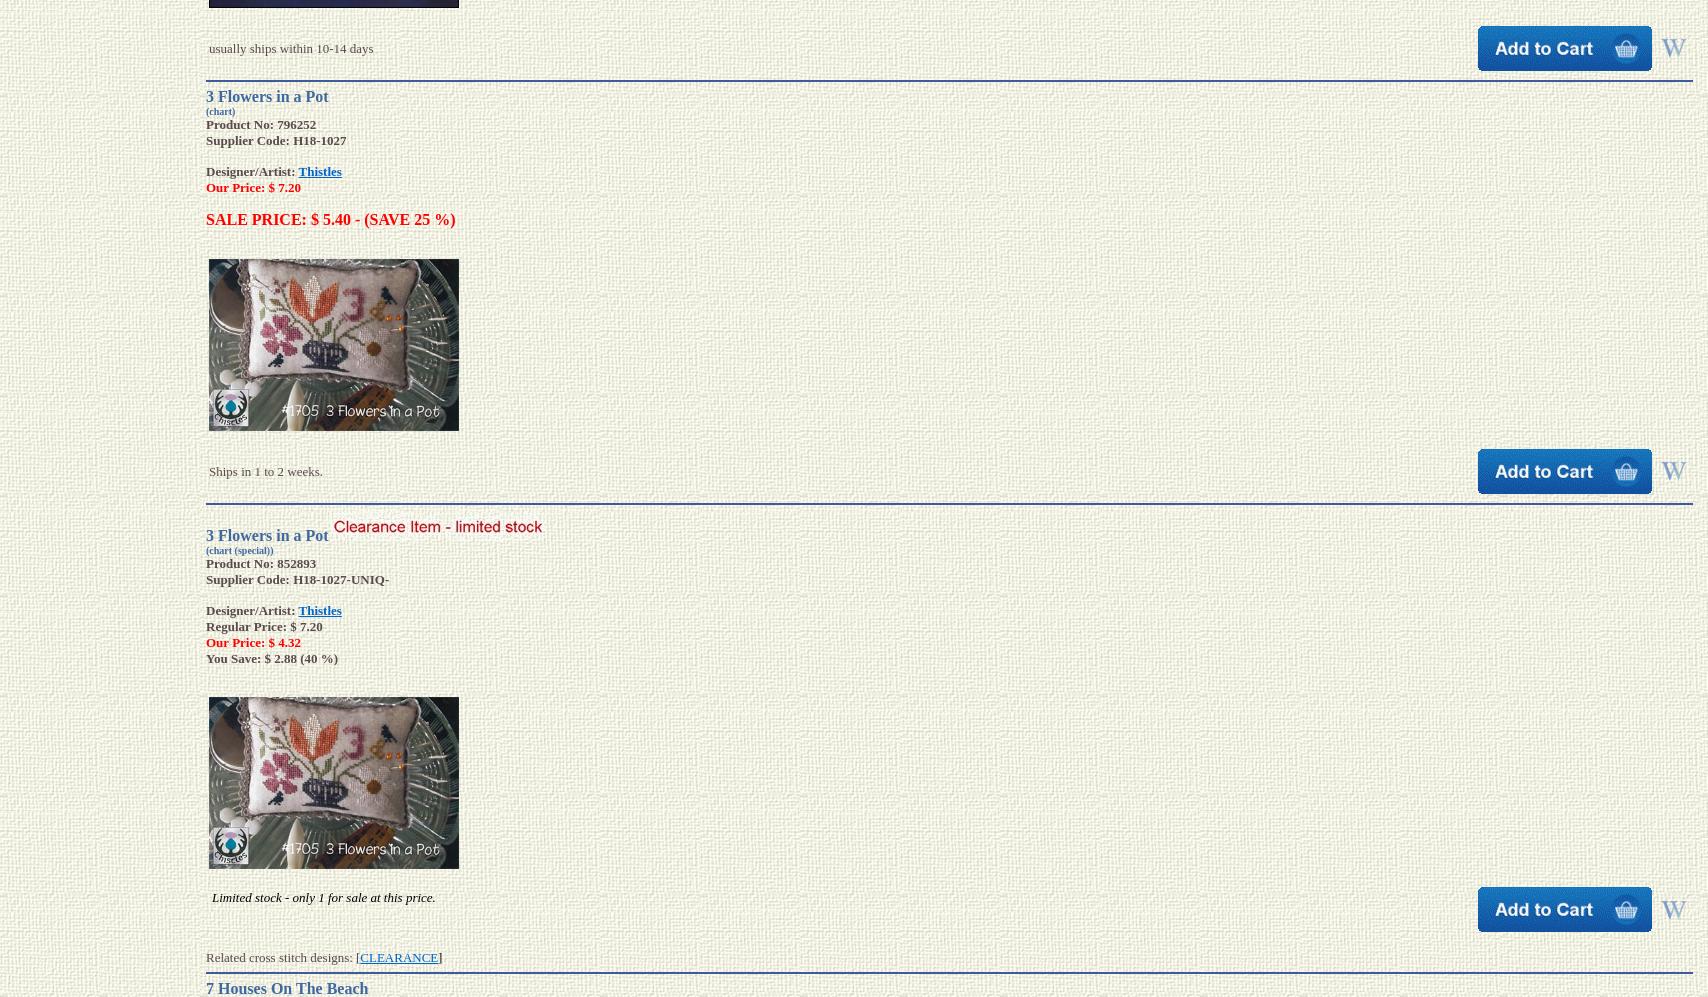 Image resolution: width=1708 pixels, height=997 pixels. What do you see at coordinates (205, 987) in the screenshot?
I see `'7 Houses On The Beach'` at bounding box center [205, 987].